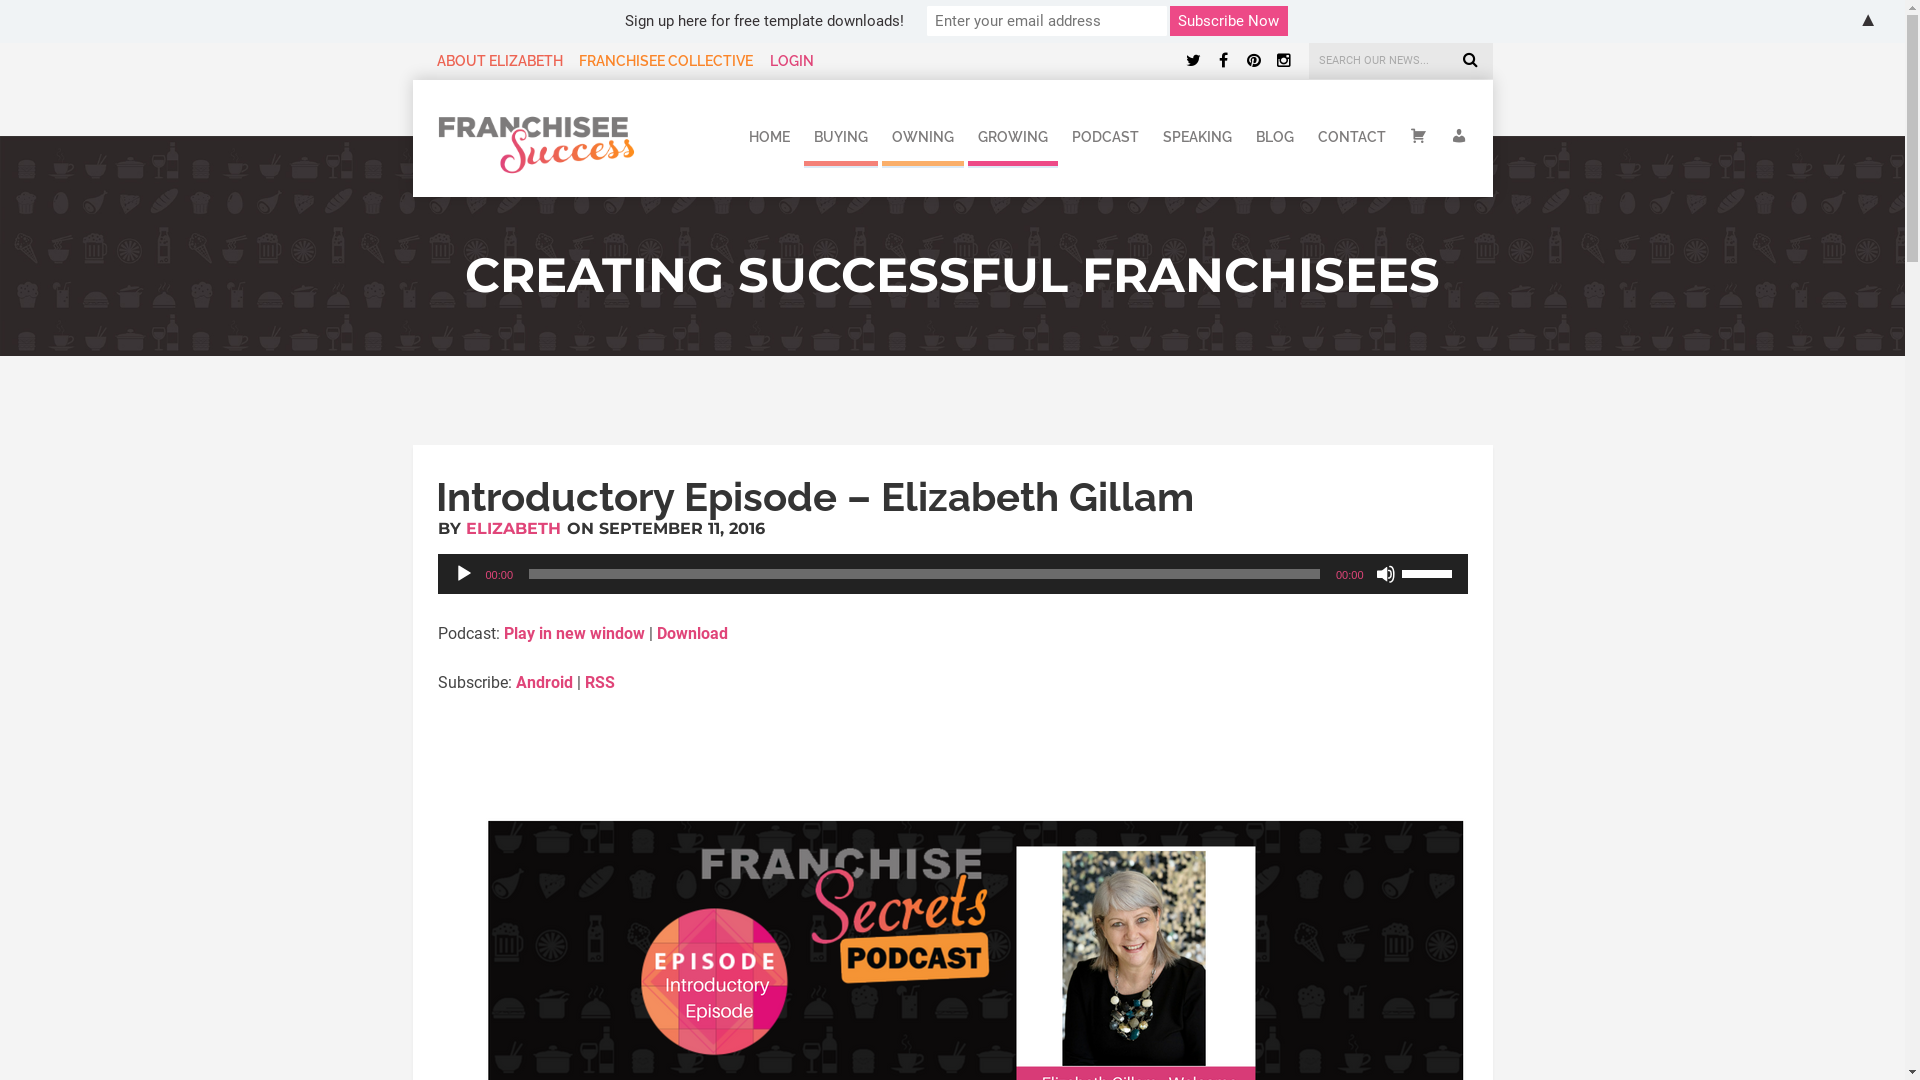 The image size is (1920, 1080). Describe the element at coordinates (499, 60) in the screenshot. I see `'ABOUT ELIZABETH'` at that location.